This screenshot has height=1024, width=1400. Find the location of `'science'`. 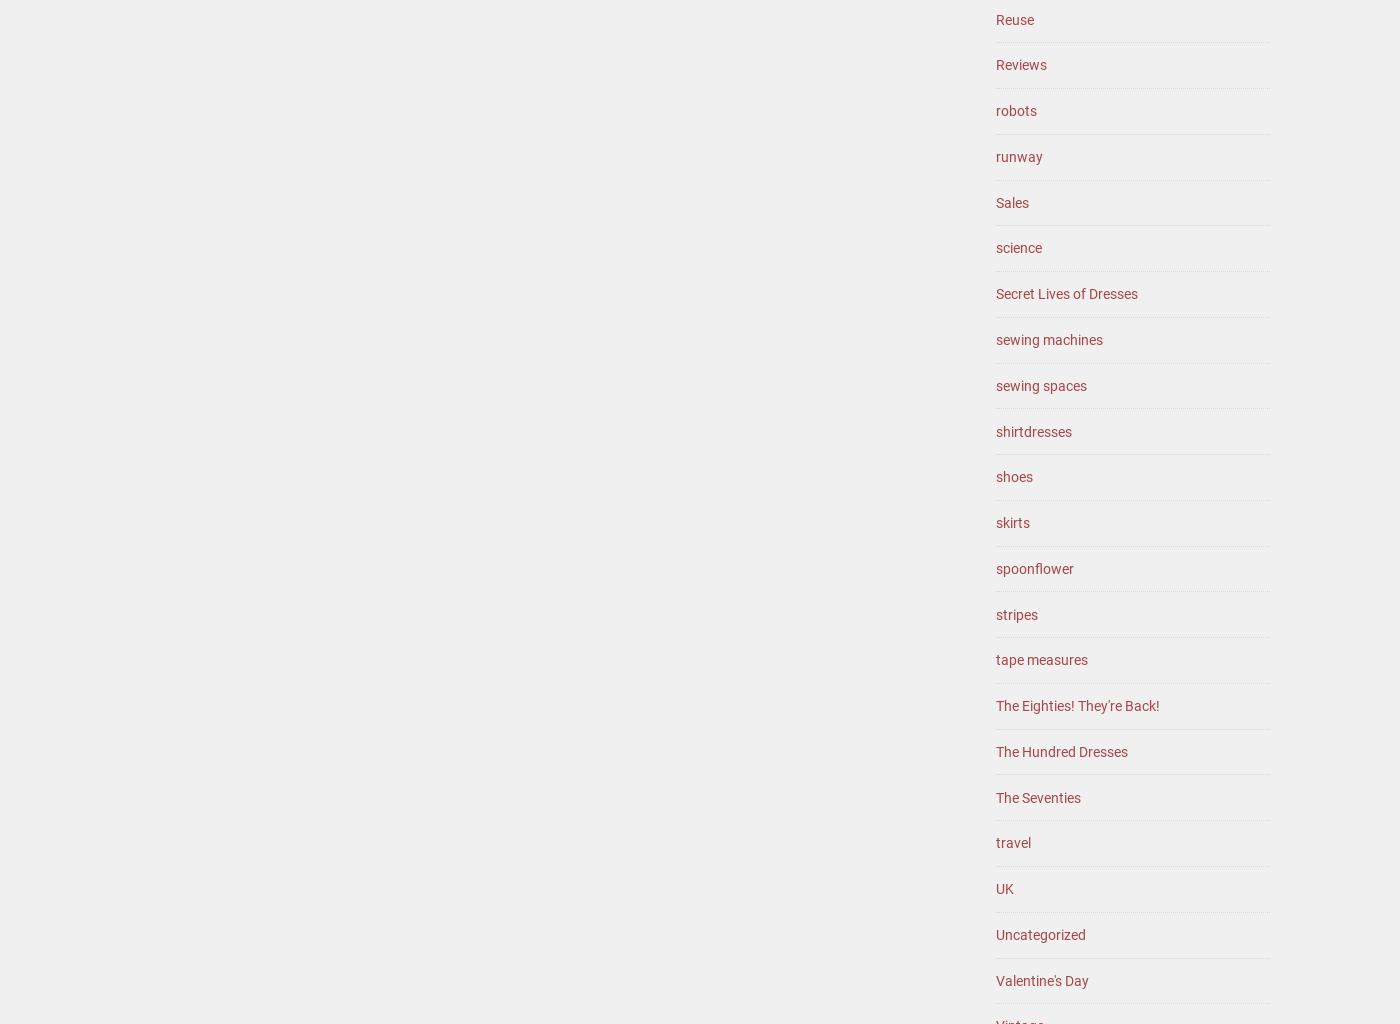

'science' is located at coordinates (1019, 247).